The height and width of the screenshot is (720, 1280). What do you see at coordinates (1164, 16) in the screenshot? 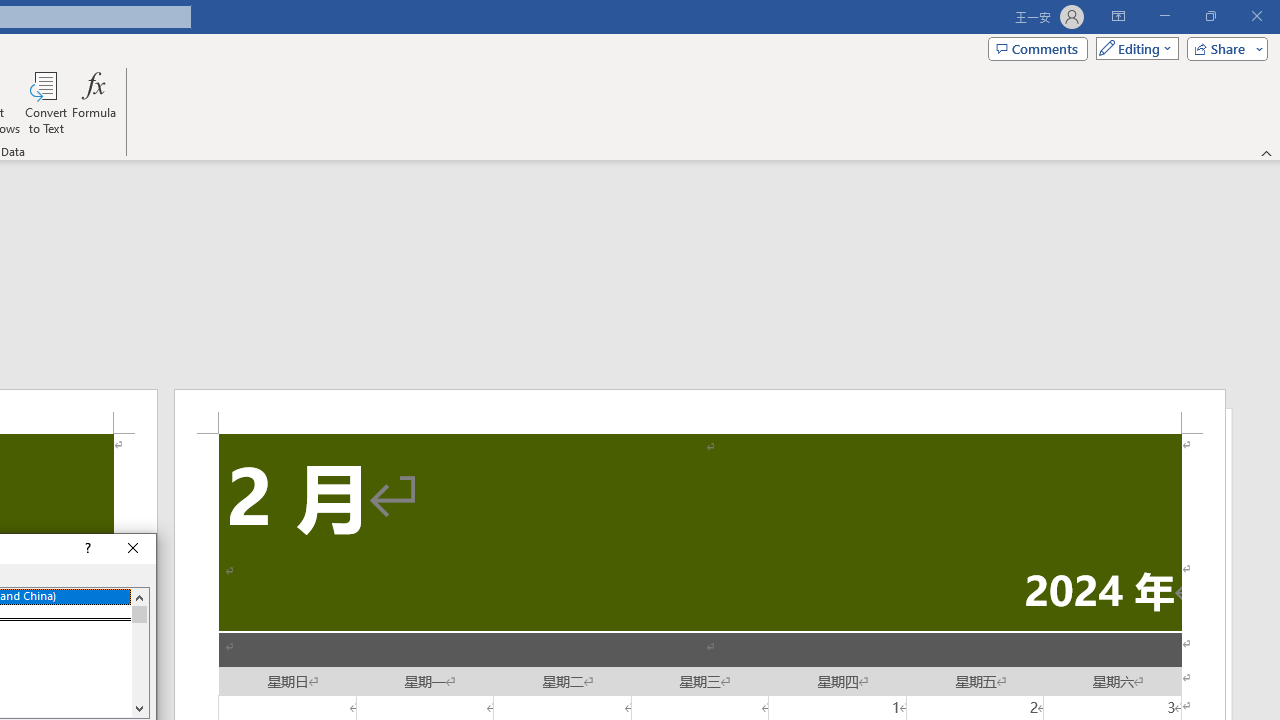
I see `'Minimize'` at bounding box center [1164, 16].